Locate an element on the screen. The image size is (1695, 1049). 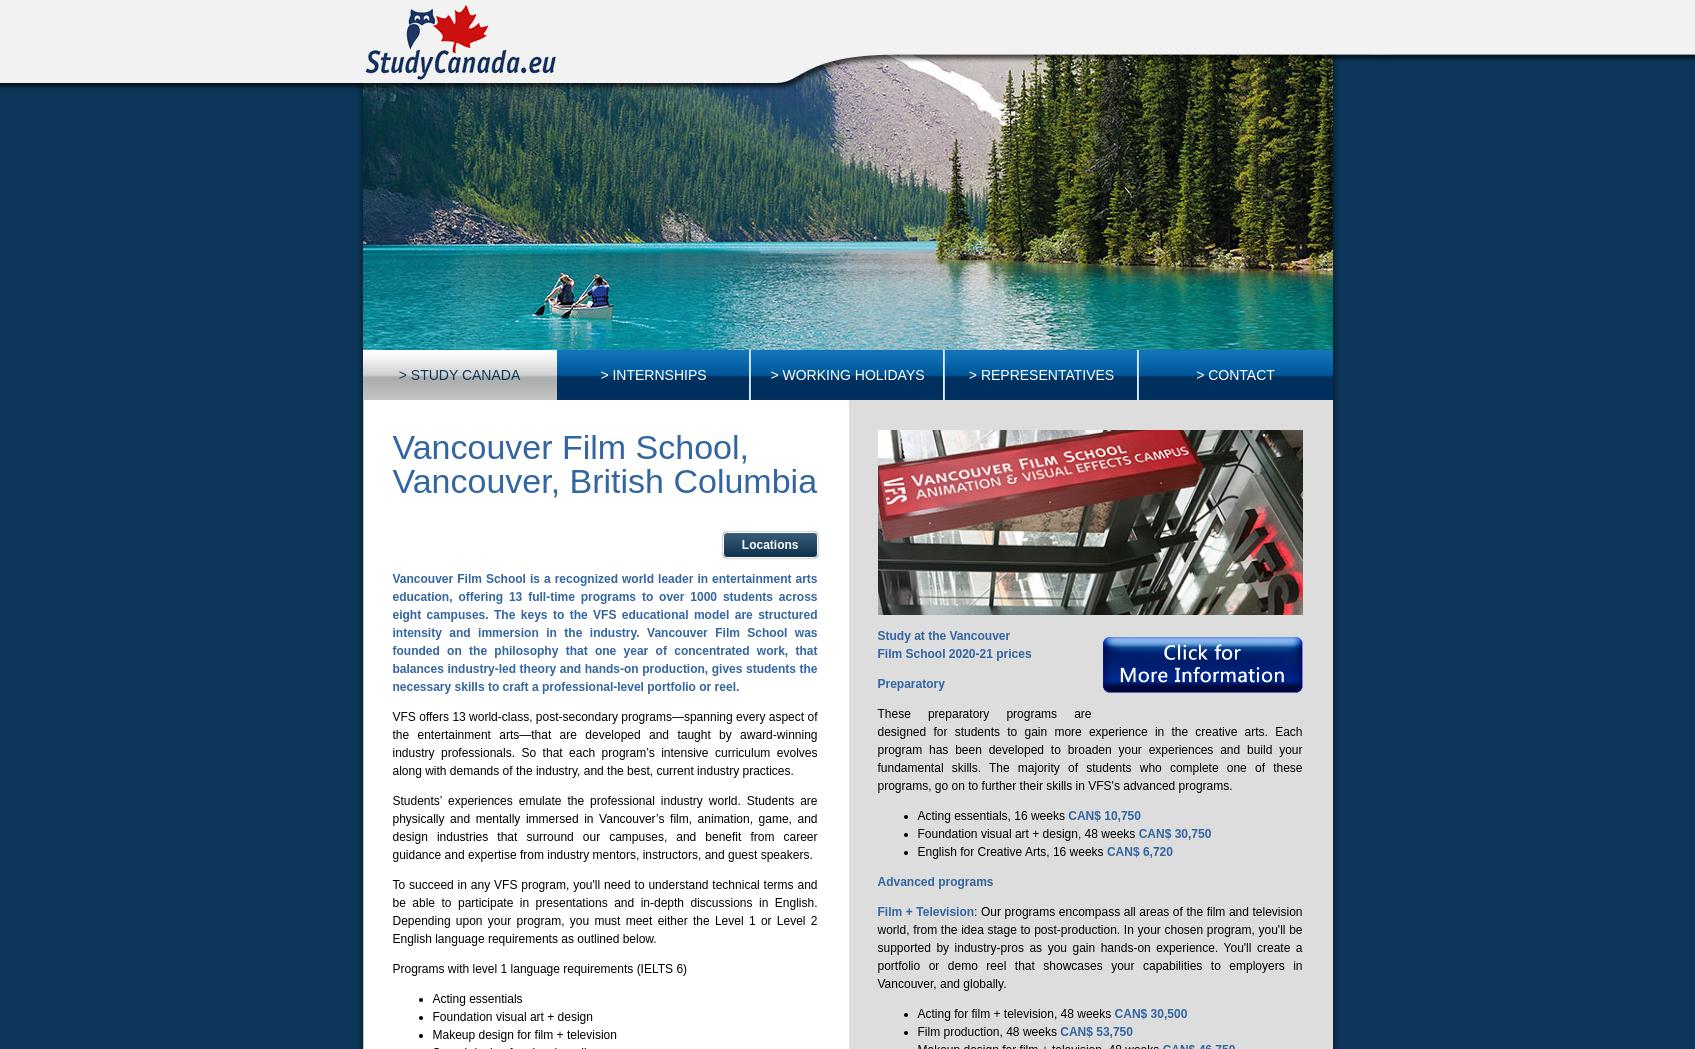
'CAN$ 30,750' is located at coordinates (1174, 832).